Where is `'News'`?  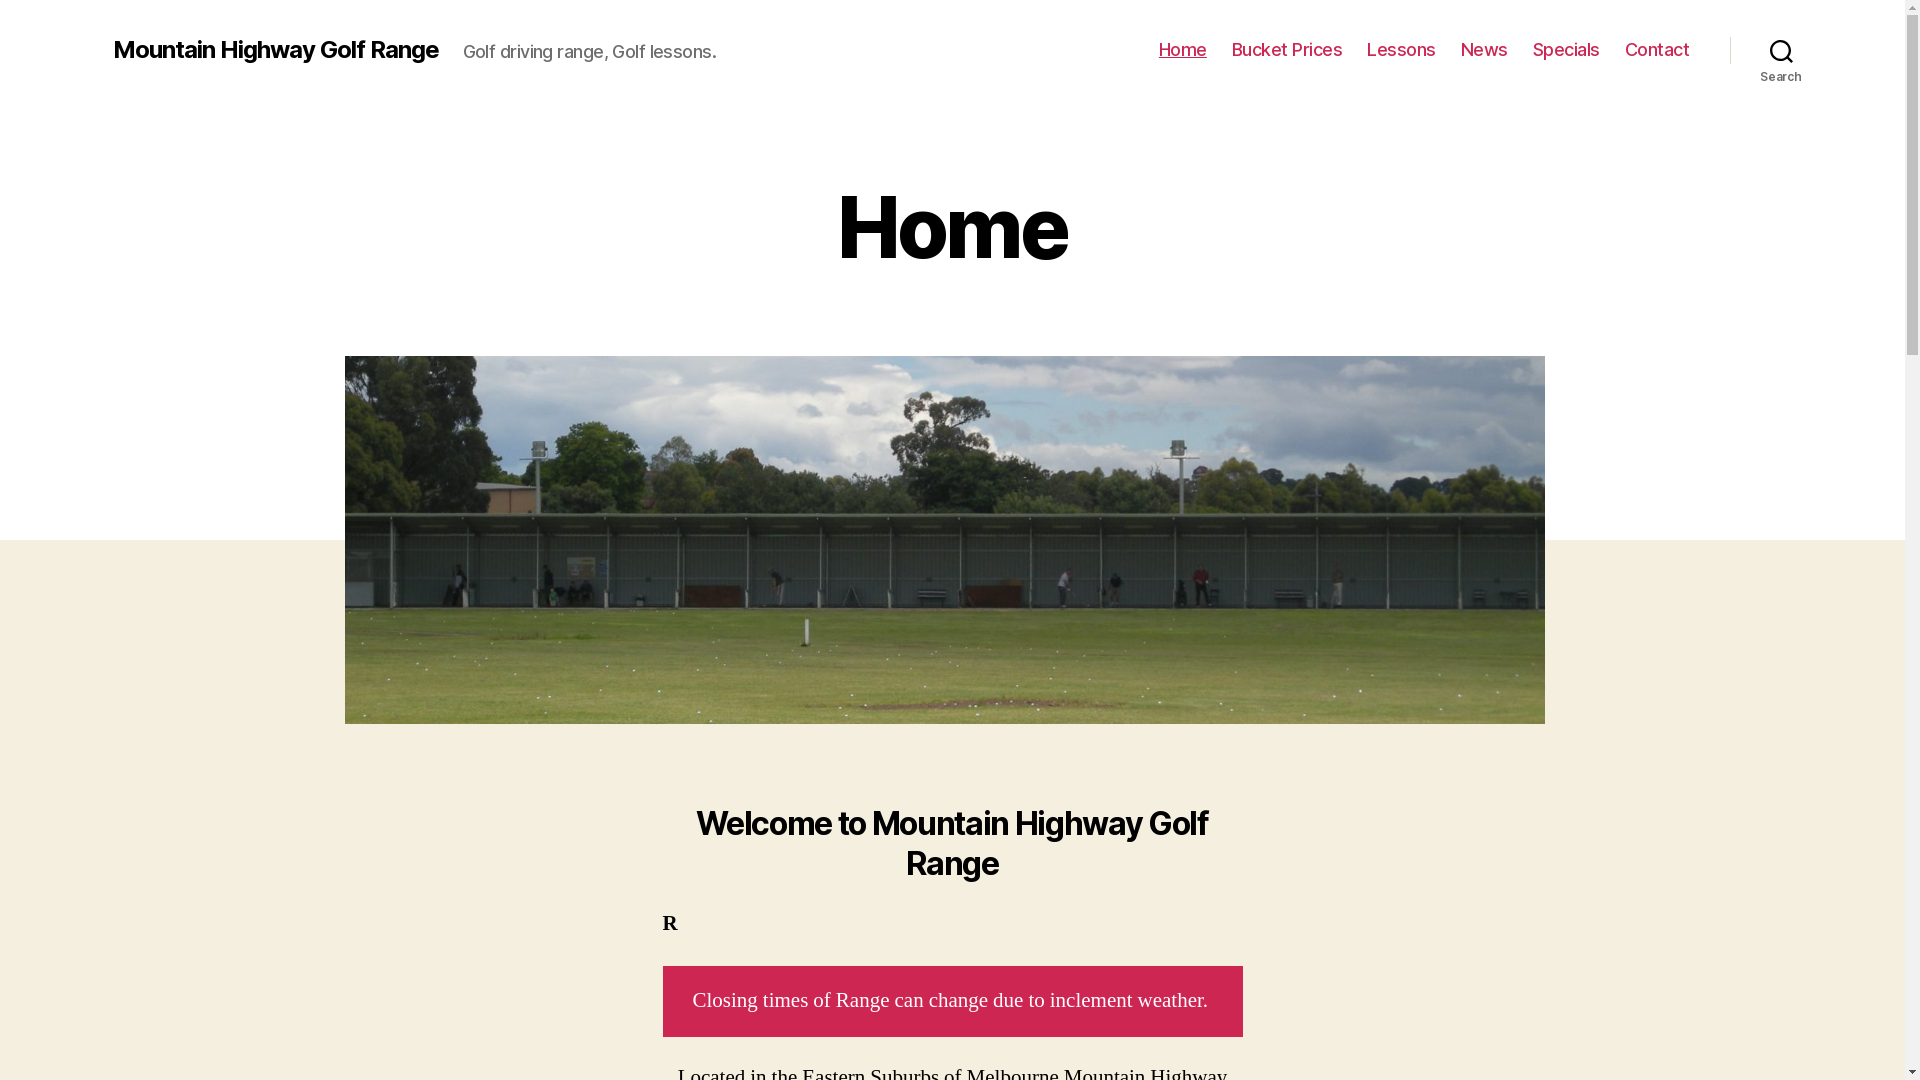
'News' is located at coordinates (1484, 49).